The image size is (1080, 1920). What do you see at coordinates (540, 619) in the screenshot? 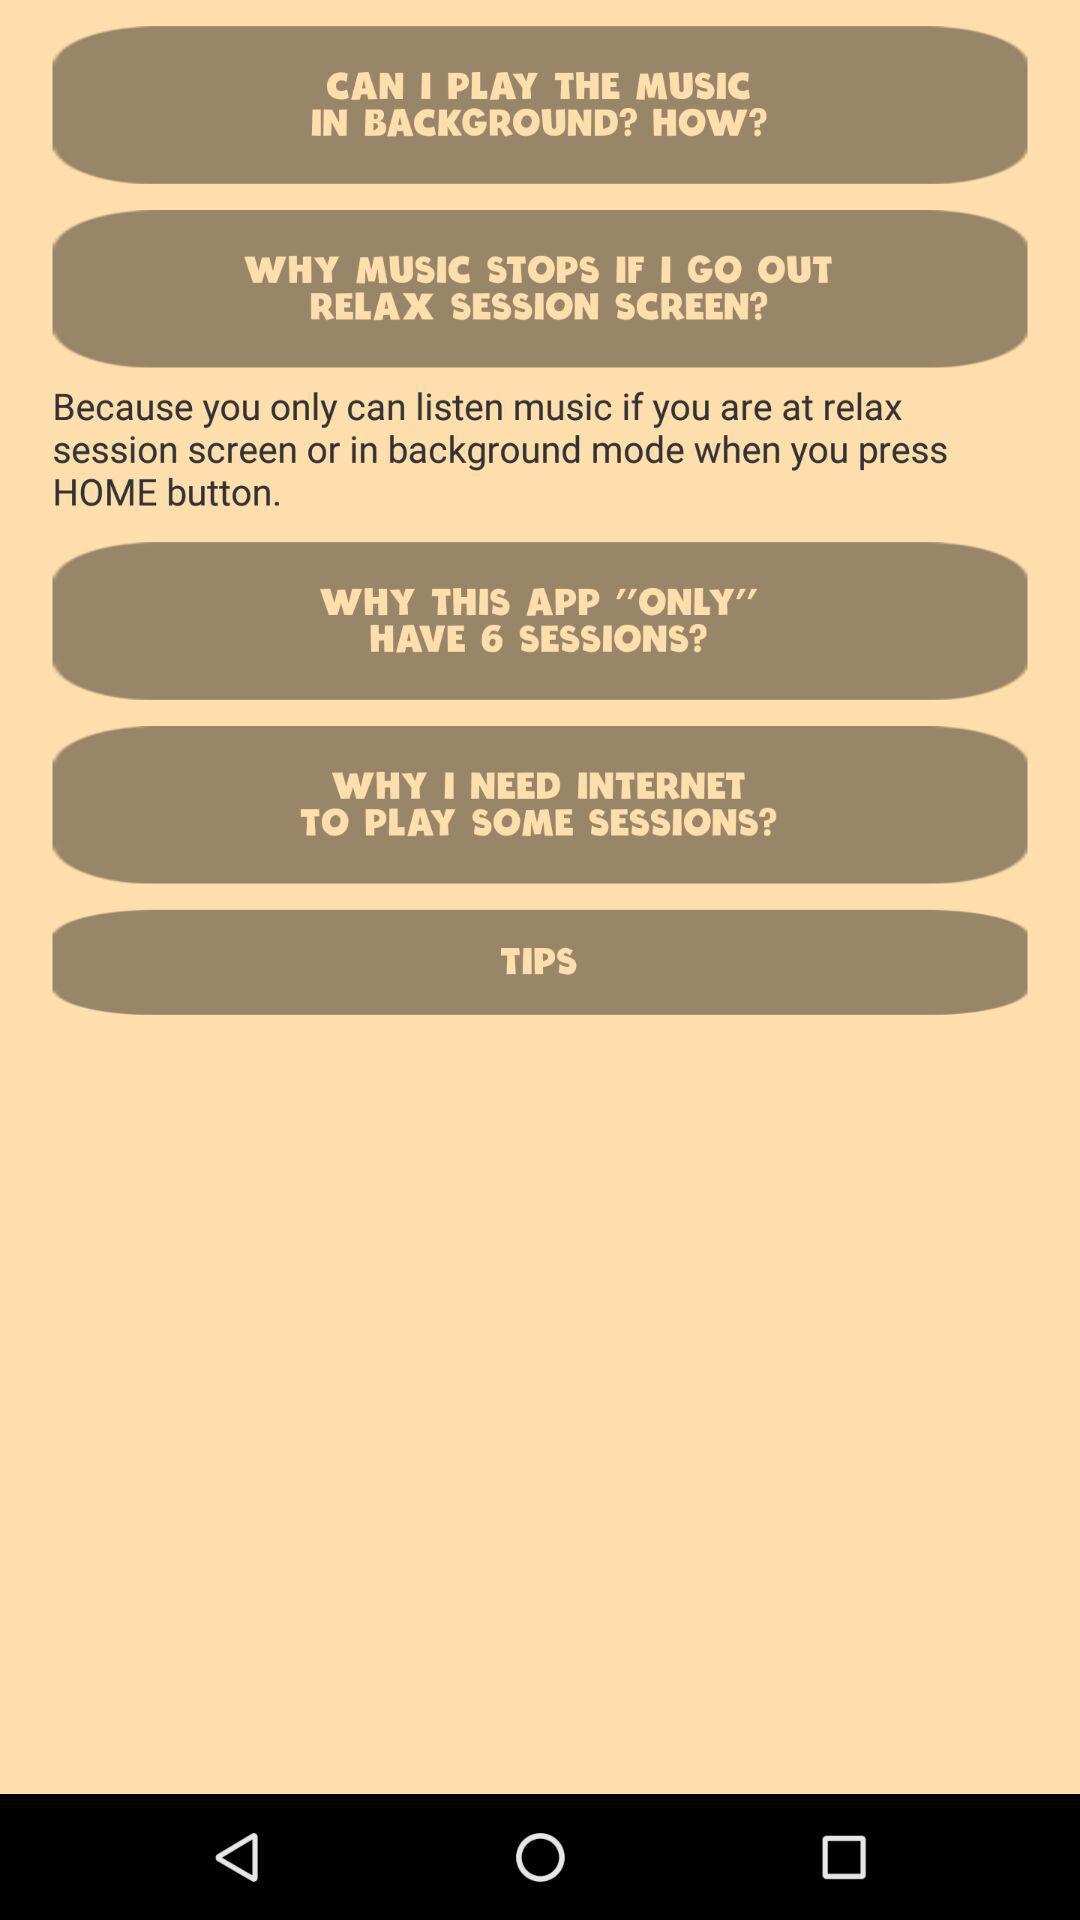
I see `why this app item` at bounding box center [540, 619].